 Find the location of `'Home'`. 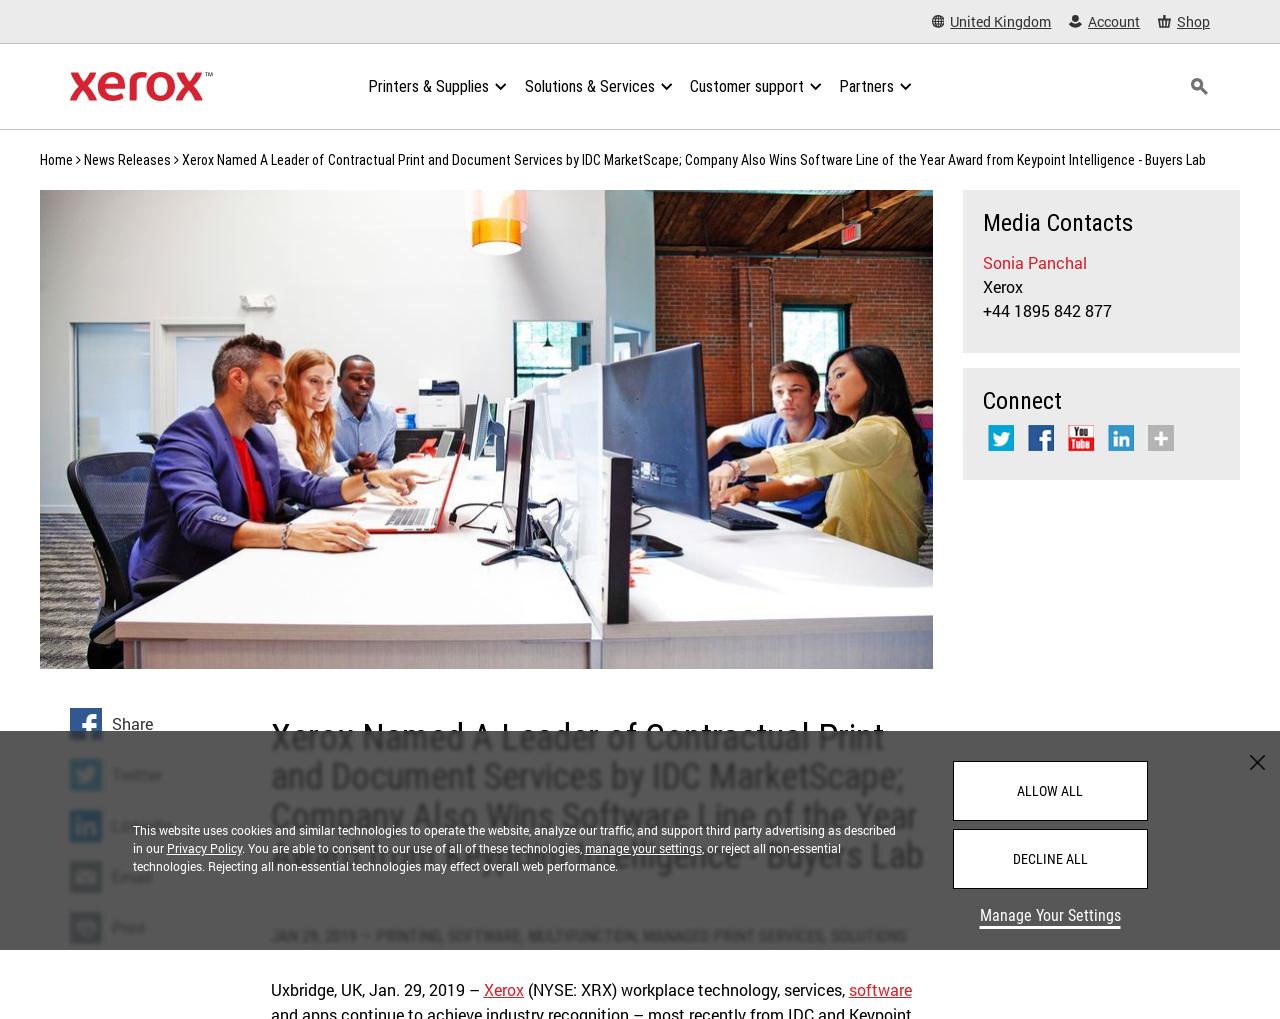

'Home' is located at coordinates (56, 159).